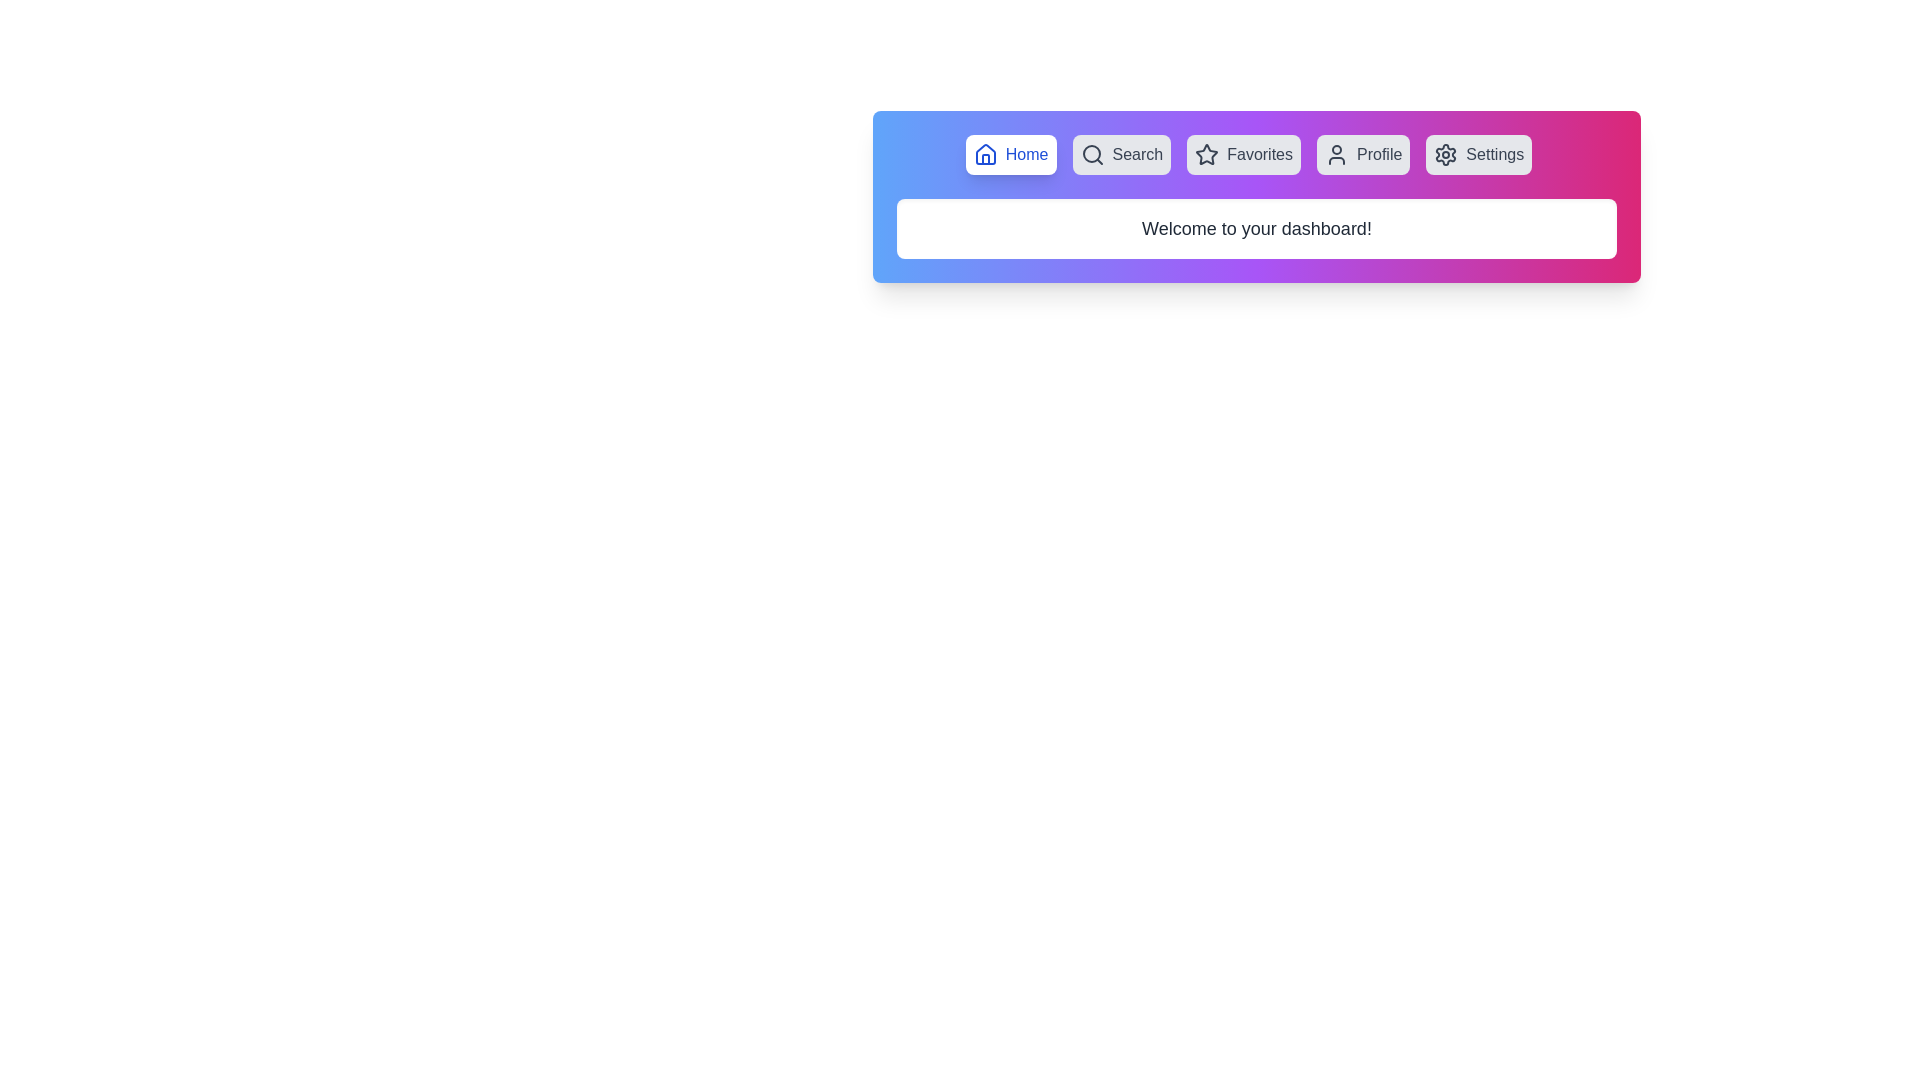  What do you see at coordinates (1446, 153) in the screenshot?
I see `the settings icon located in the navigation bar, positioned directly next to the 'Settings' label` at bounding box center [1446, 153].